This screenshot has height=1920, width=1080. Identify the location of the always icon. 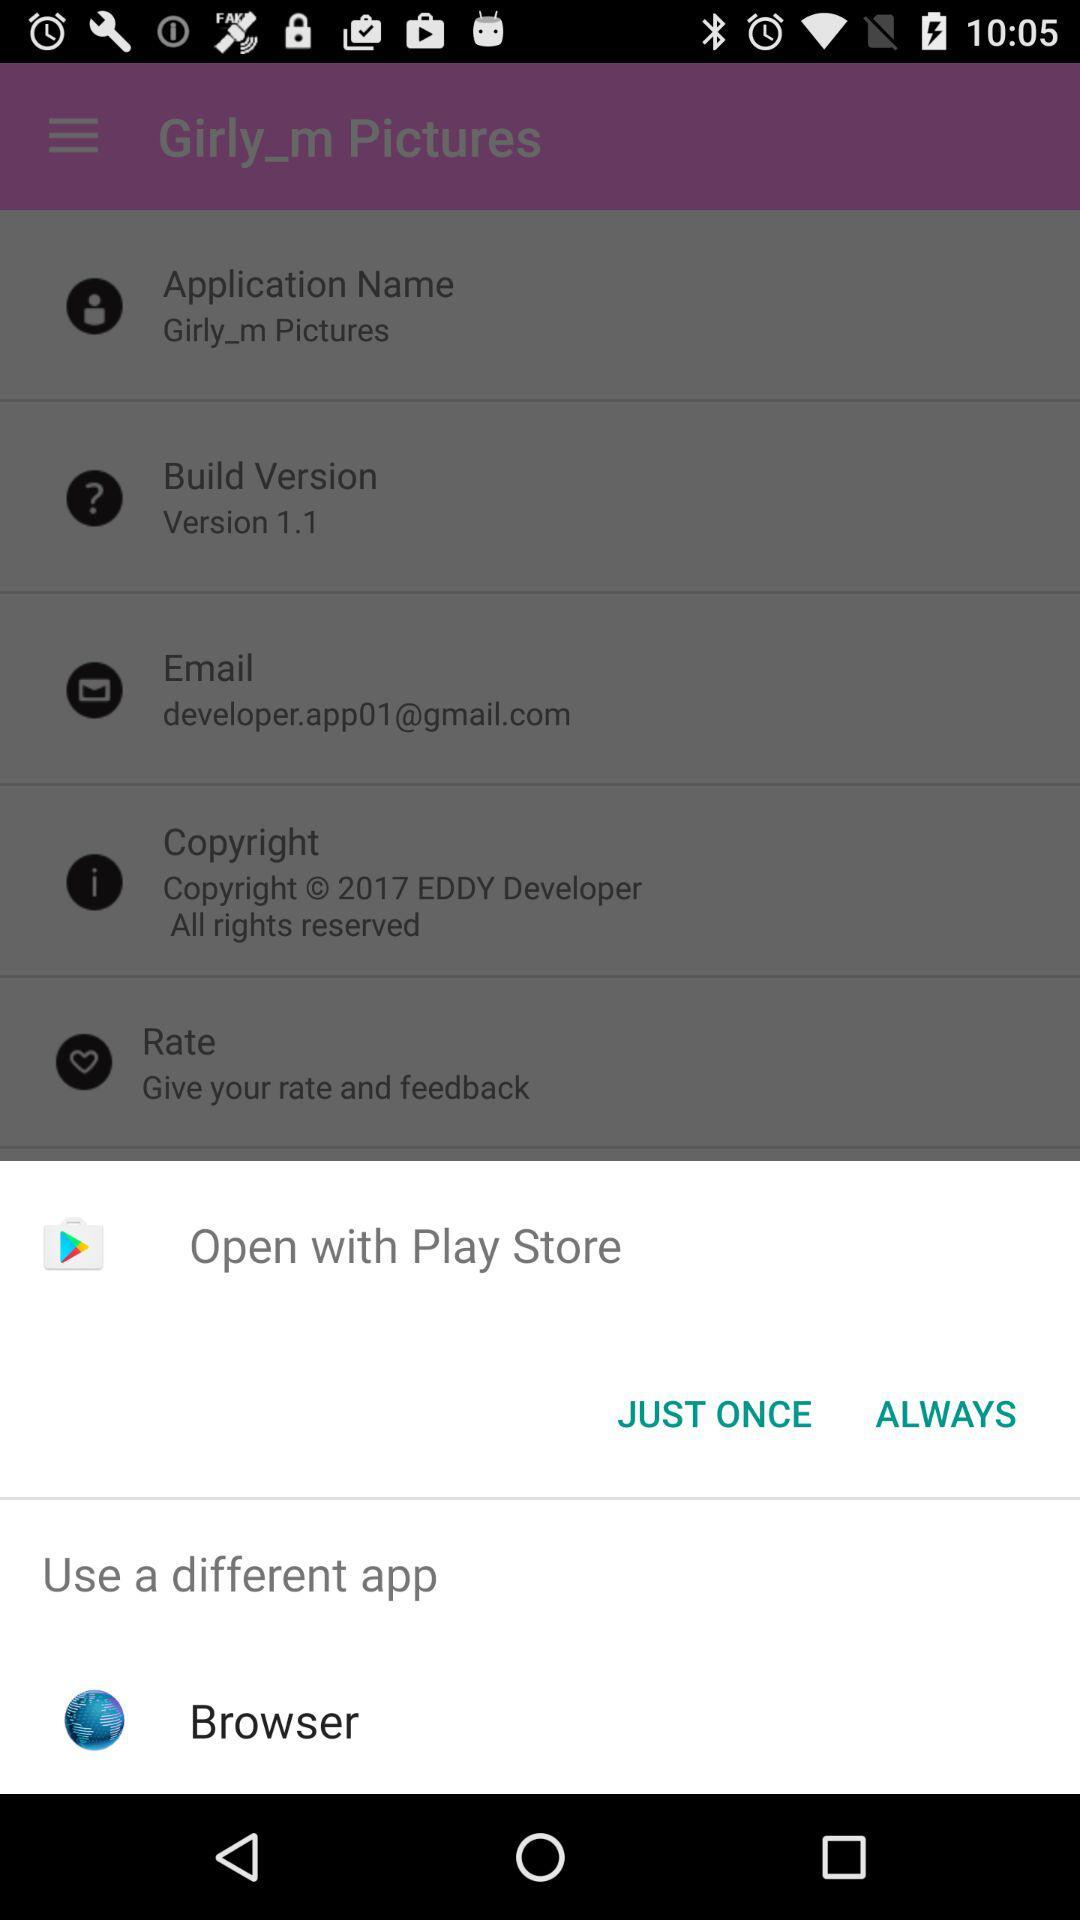
(945, 1411).